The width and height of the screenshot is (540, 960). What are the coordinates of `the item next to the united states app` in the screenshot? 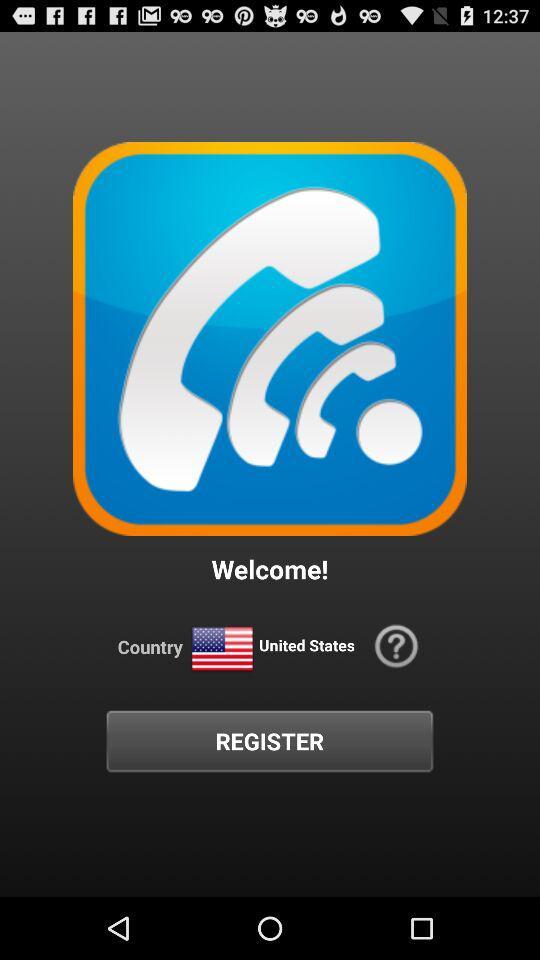 It's located at (396, 645).